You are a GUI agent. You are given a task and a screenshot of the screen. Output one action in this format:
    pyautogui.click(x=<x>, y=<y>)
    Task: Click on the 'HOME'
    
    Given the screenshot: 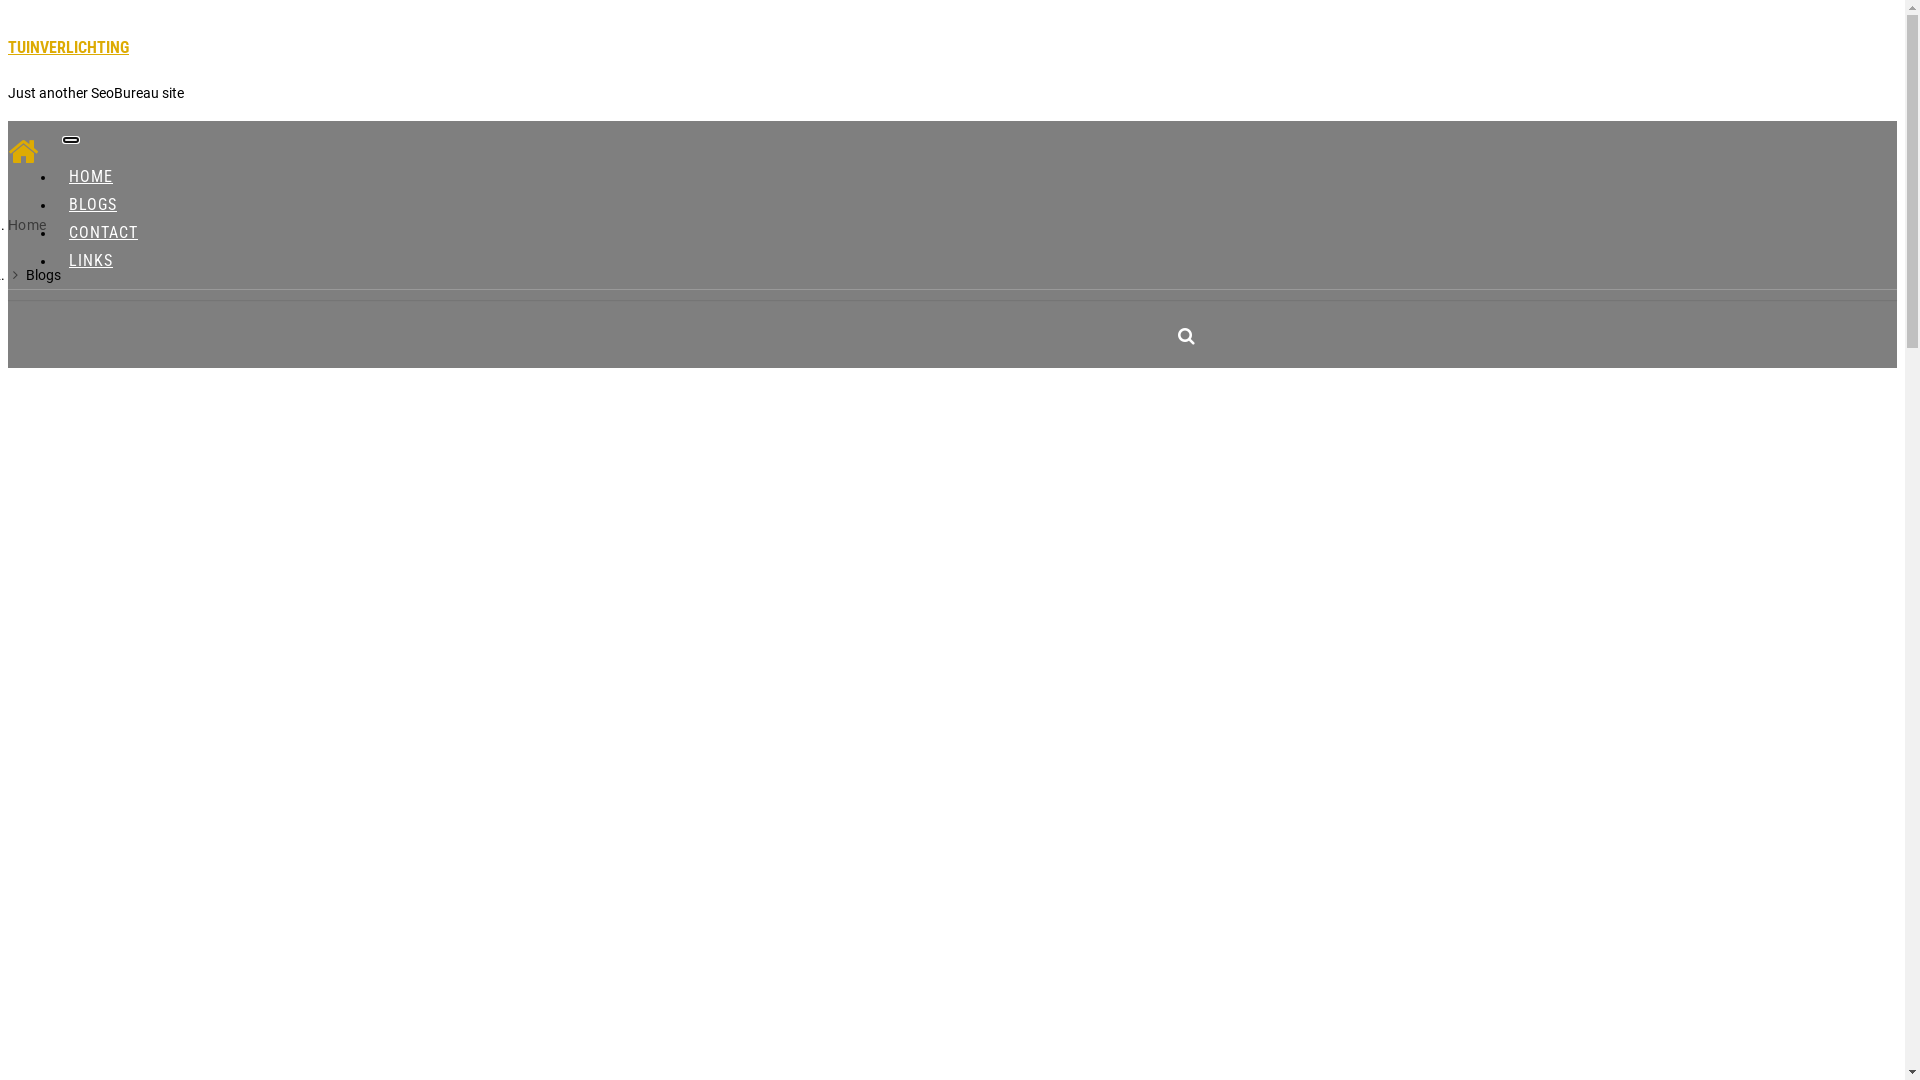 What is the action you would take?
    pyautogui.click(x=56, y=175)
    